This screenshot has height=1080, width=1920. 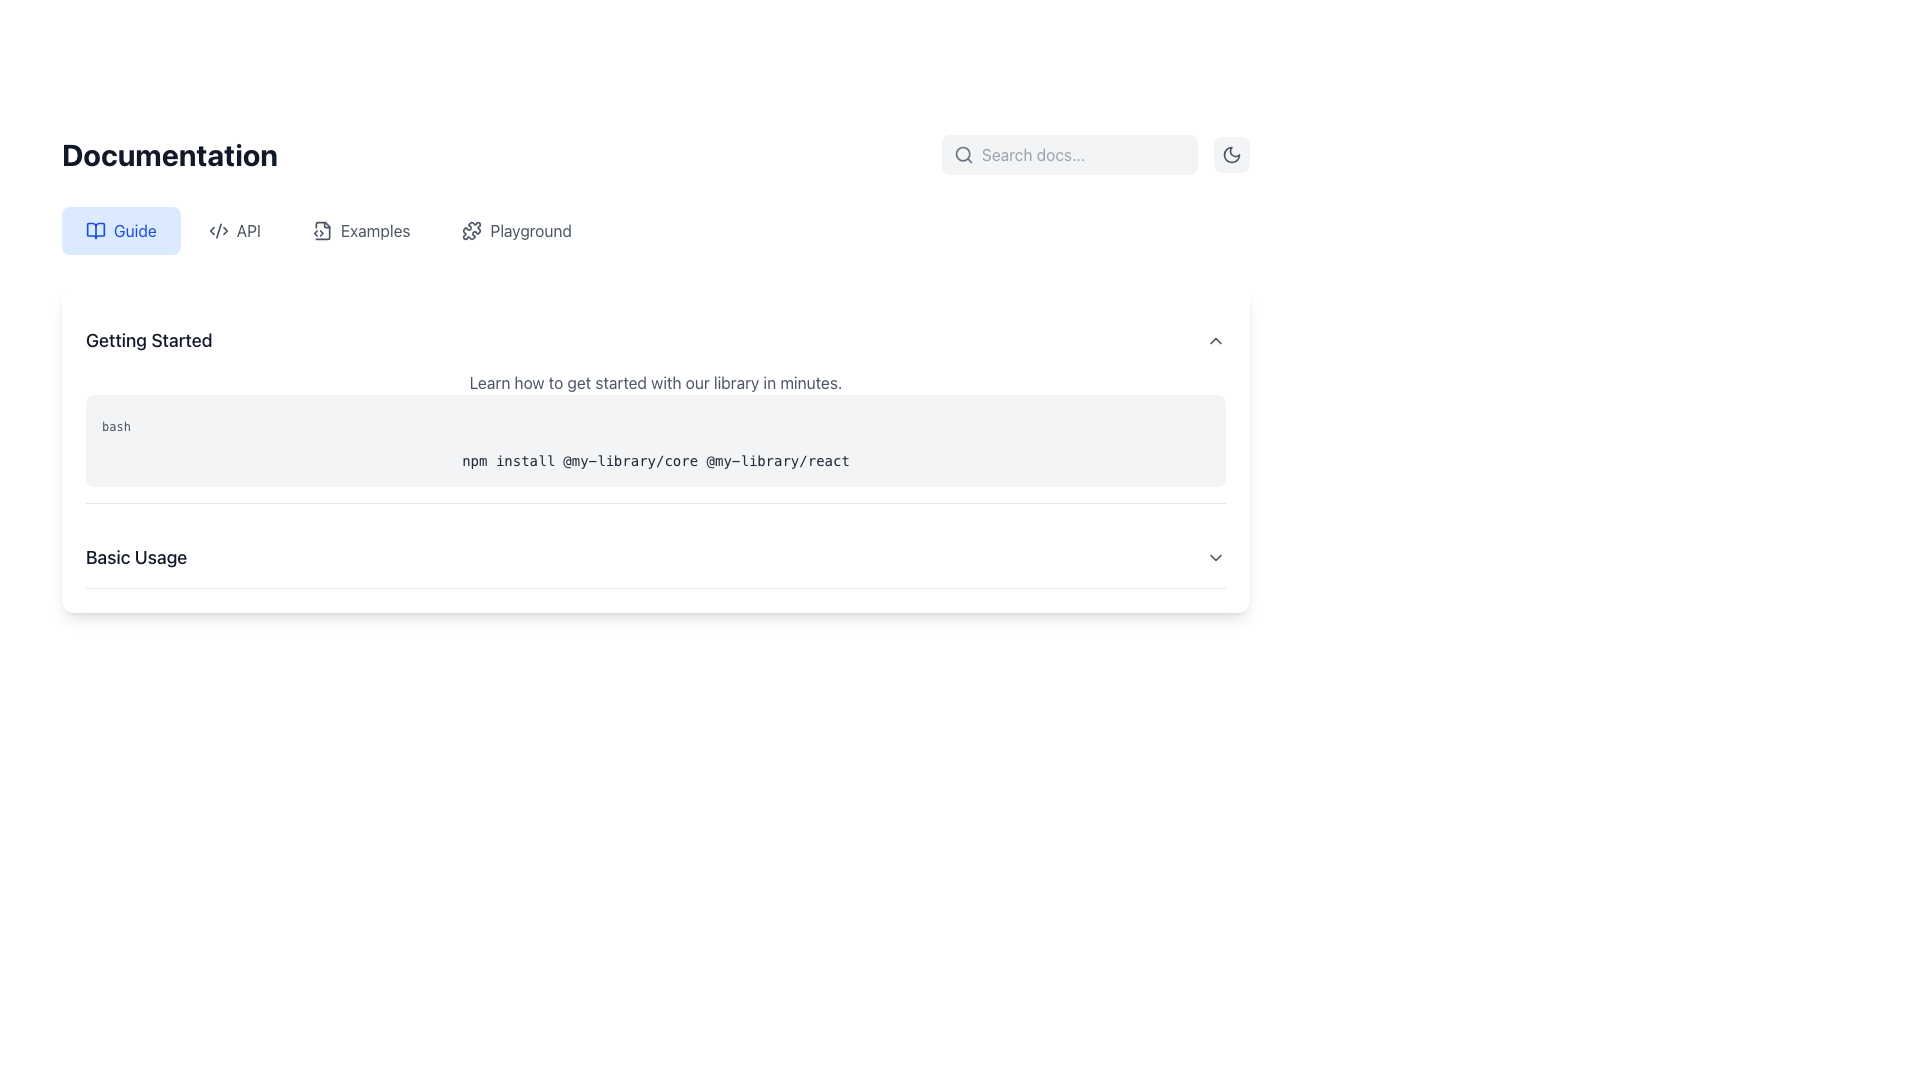 What do you see at coordinates (656, 382) in the screenshot?
I see `the informational static text that provides an overview or instruction about the library, positioned above the code snippet starting with 'bash'` at bounding box center [656, 382].